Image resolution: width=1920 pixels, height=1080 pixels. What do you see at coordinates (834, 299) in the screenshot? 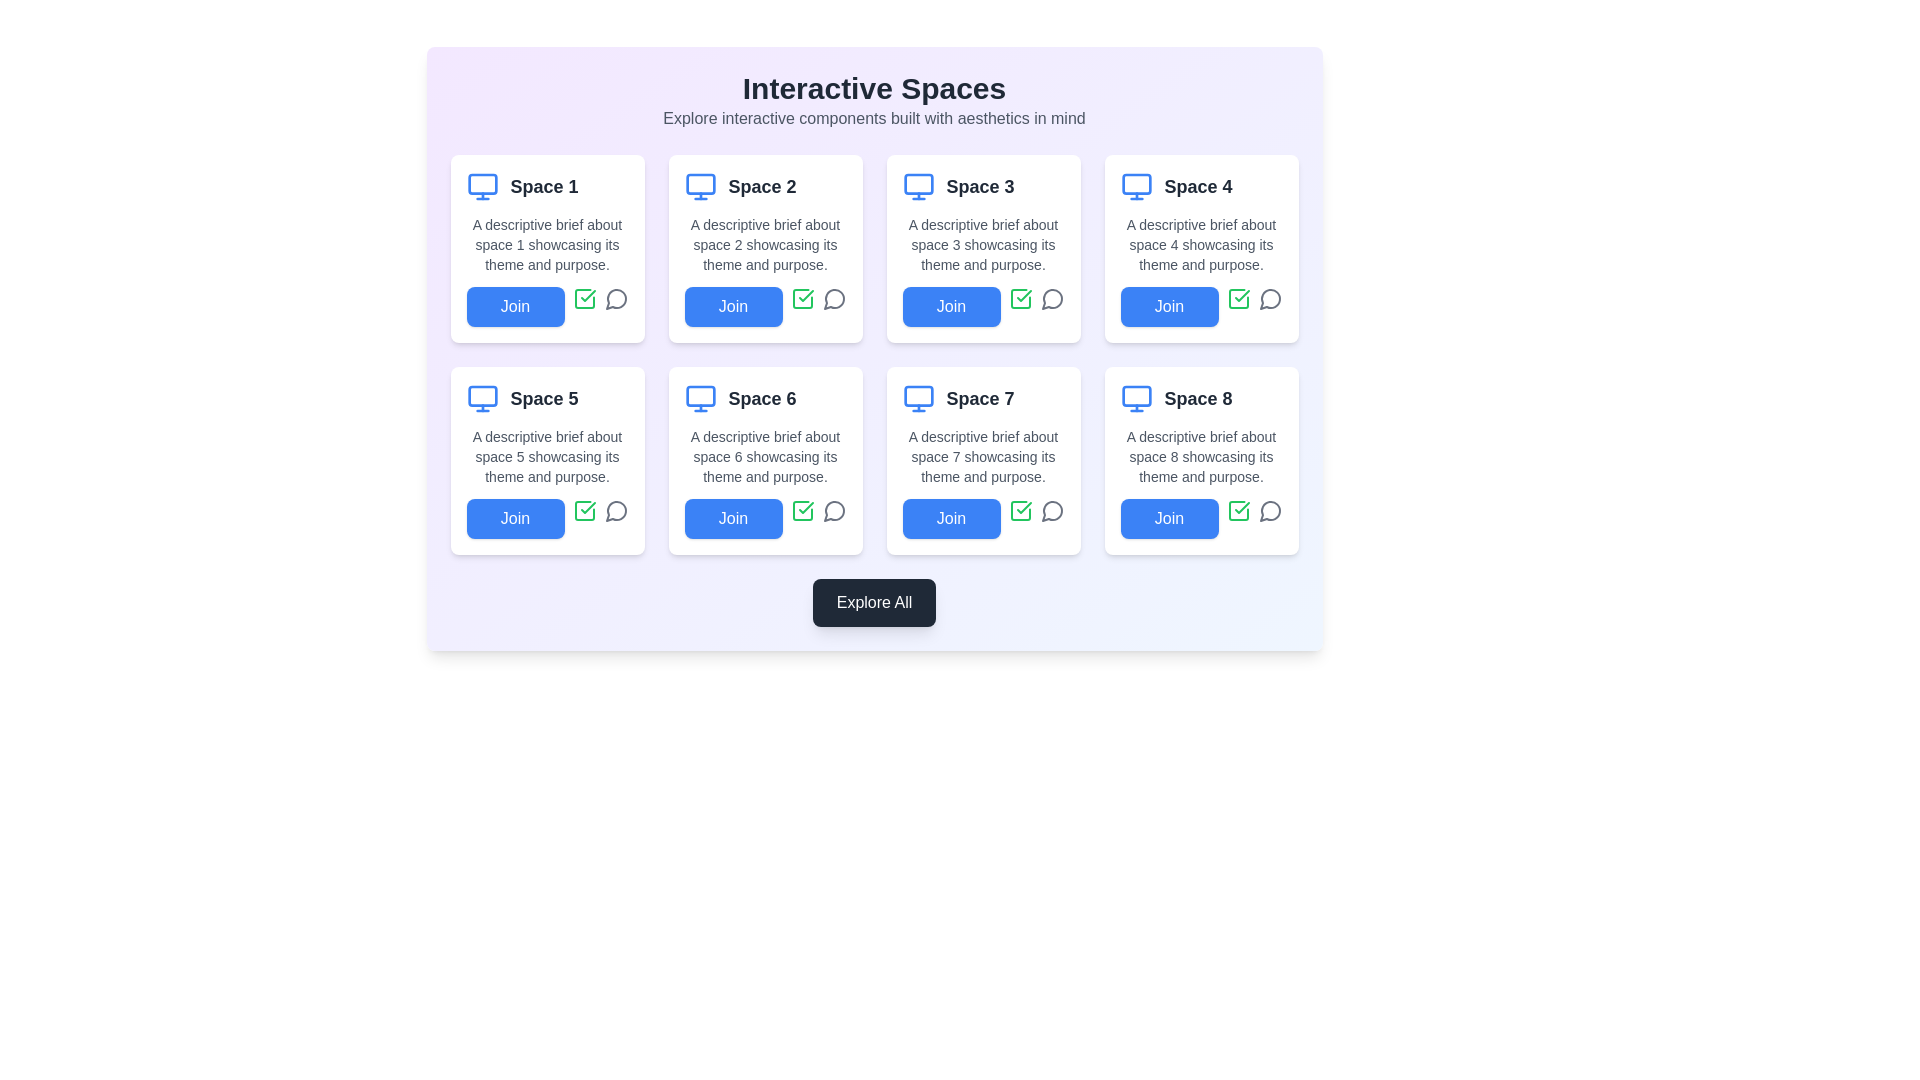
I see `the graphical icon representing comment functionality, located at the bottom-right of the Space 2 card in the grid` at bounding box center [834, 299].